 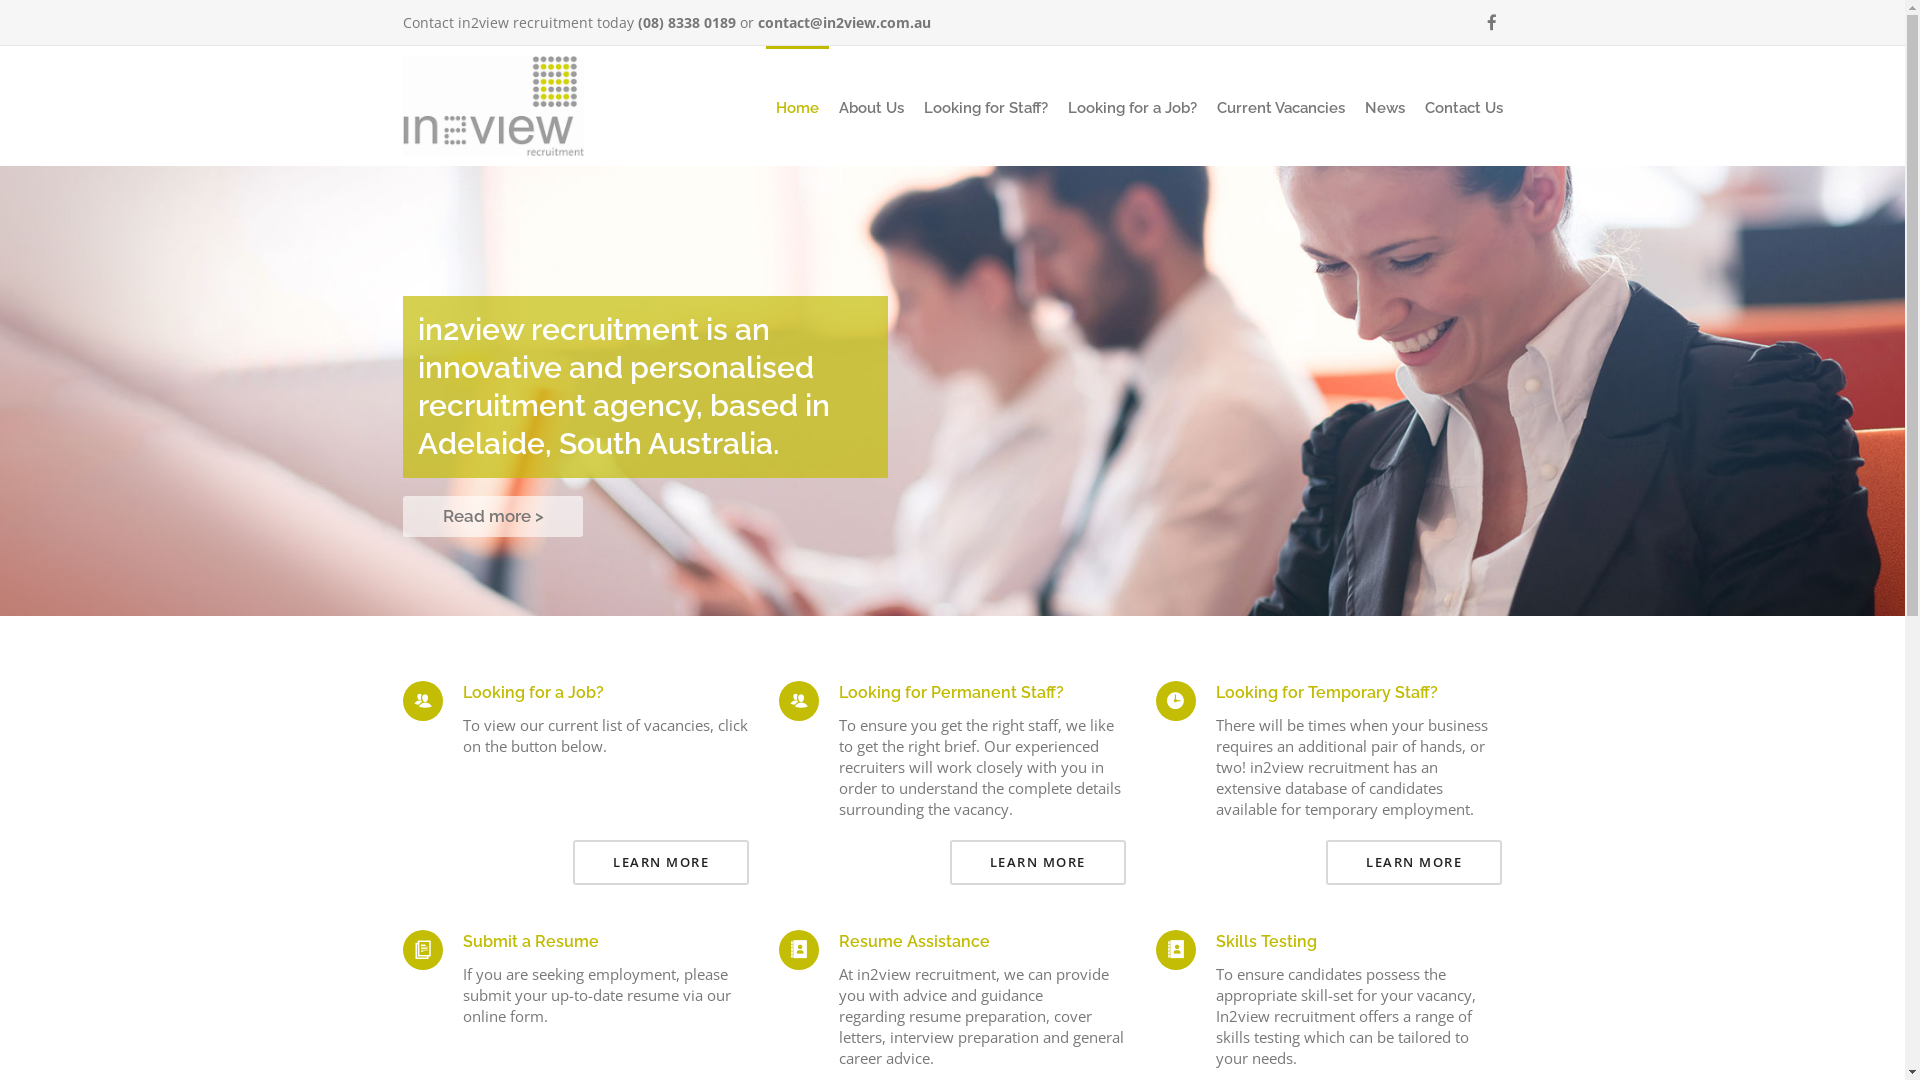 What do you see at coordinates (1037, 861) in the screenshot?
I see `'LEARN MORE'` at bounding box center [1037, 861].